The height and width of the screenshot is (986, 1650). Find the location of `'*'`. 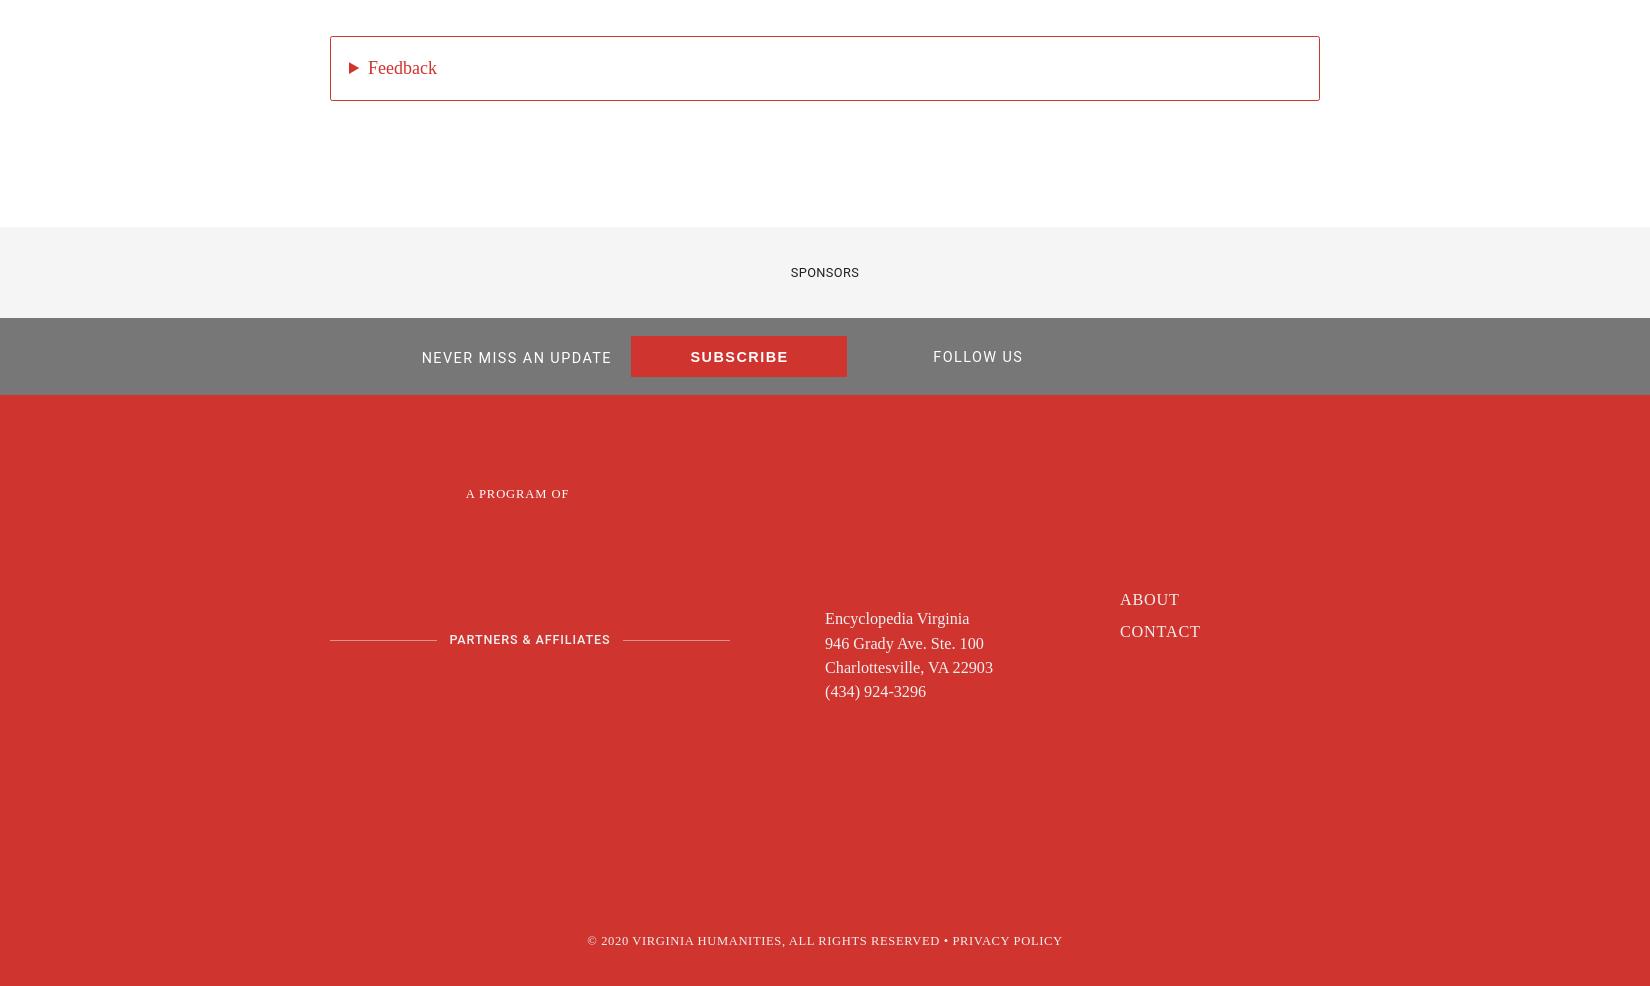

'*' is located at coordinates (443, 401).